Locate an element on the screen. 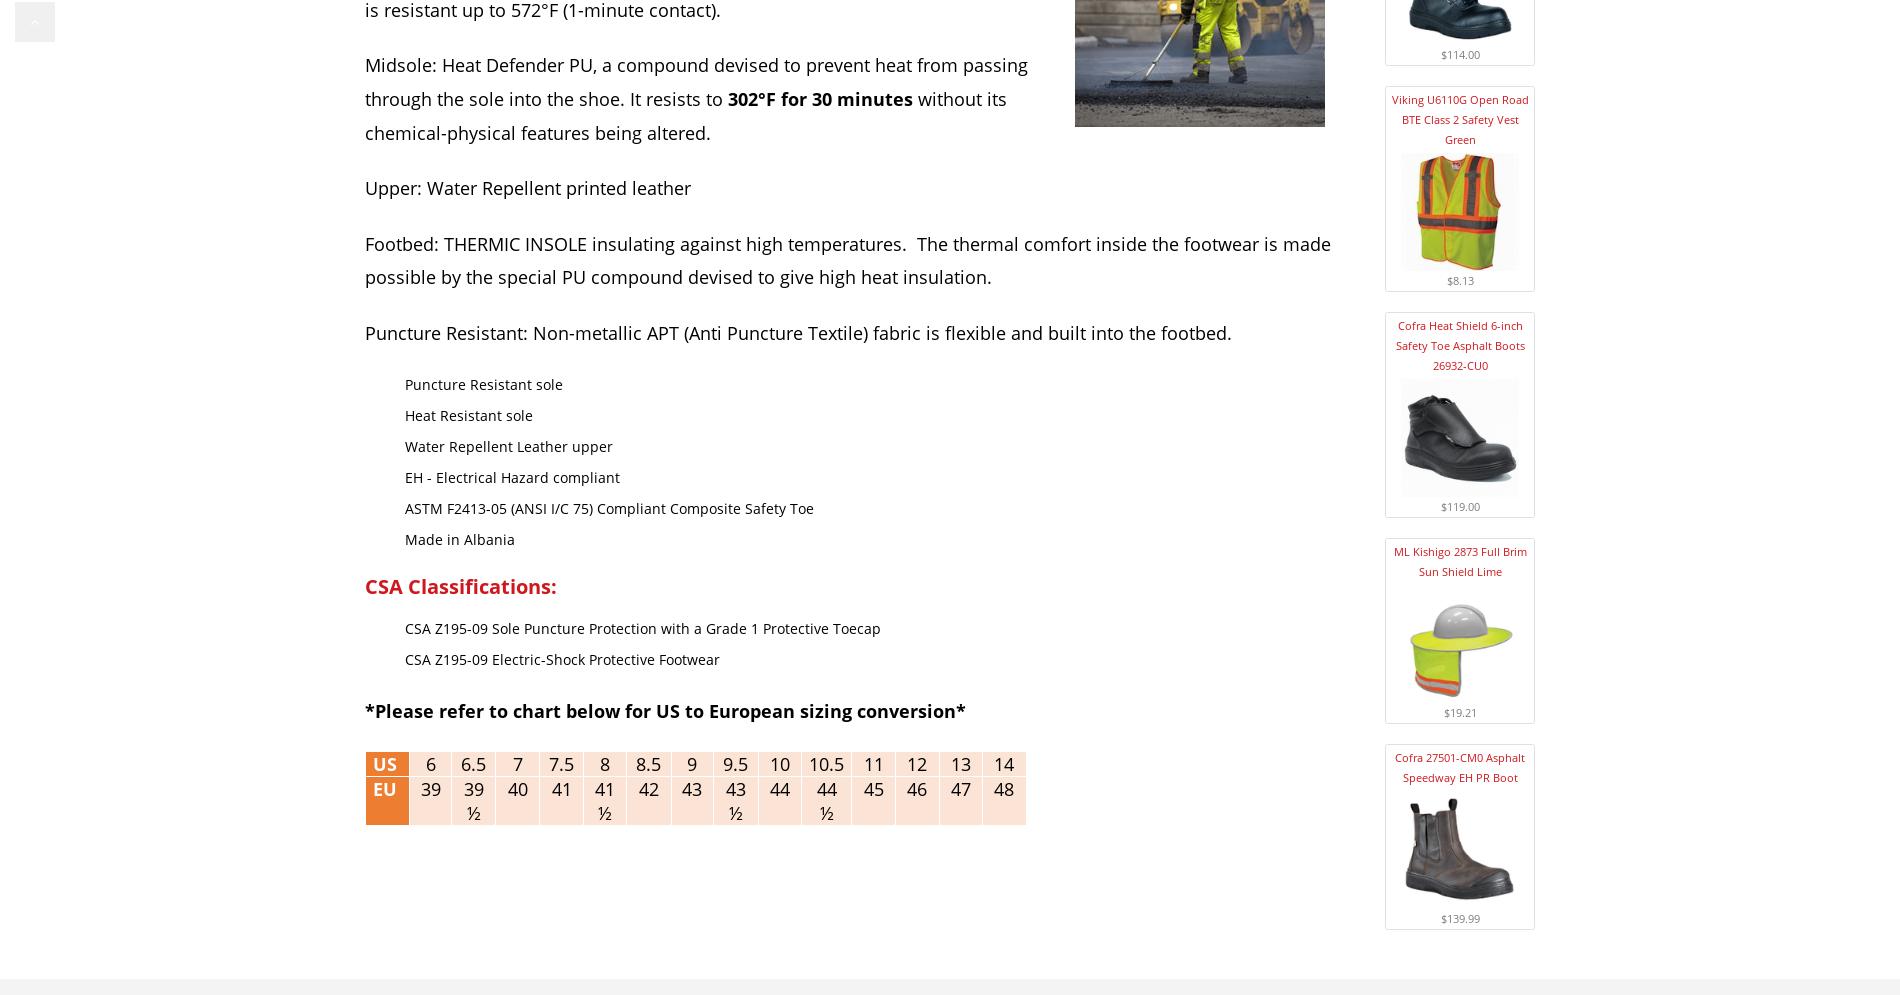 The image size is (1900, 995). '41 ½' is located at coordinates (604, 800).